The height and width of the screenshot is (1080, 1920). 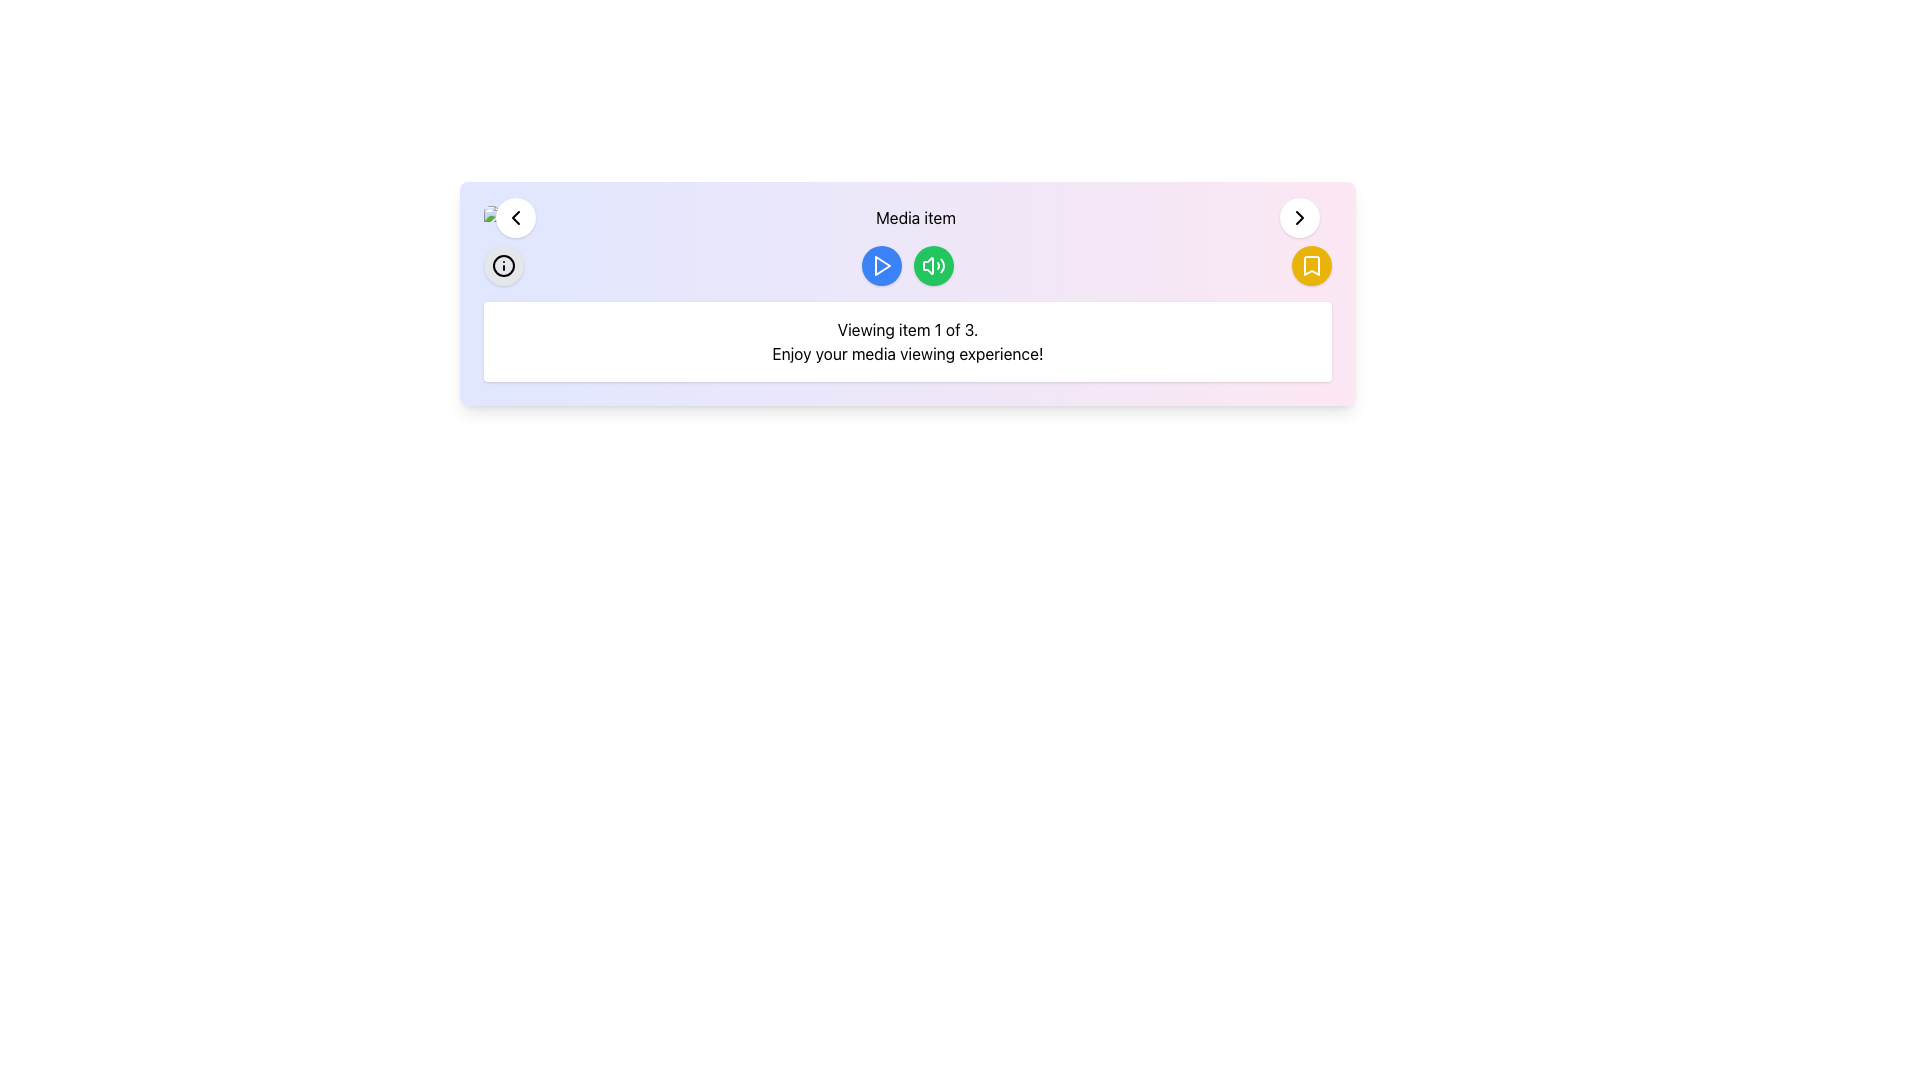 What do you see at coordinates (504, 265) in the screenshot?
I see `the information icon located inside a rounded square button in the left section of the toolbar, positioned below the left-arrow icon` at bounding box center [504, 265].